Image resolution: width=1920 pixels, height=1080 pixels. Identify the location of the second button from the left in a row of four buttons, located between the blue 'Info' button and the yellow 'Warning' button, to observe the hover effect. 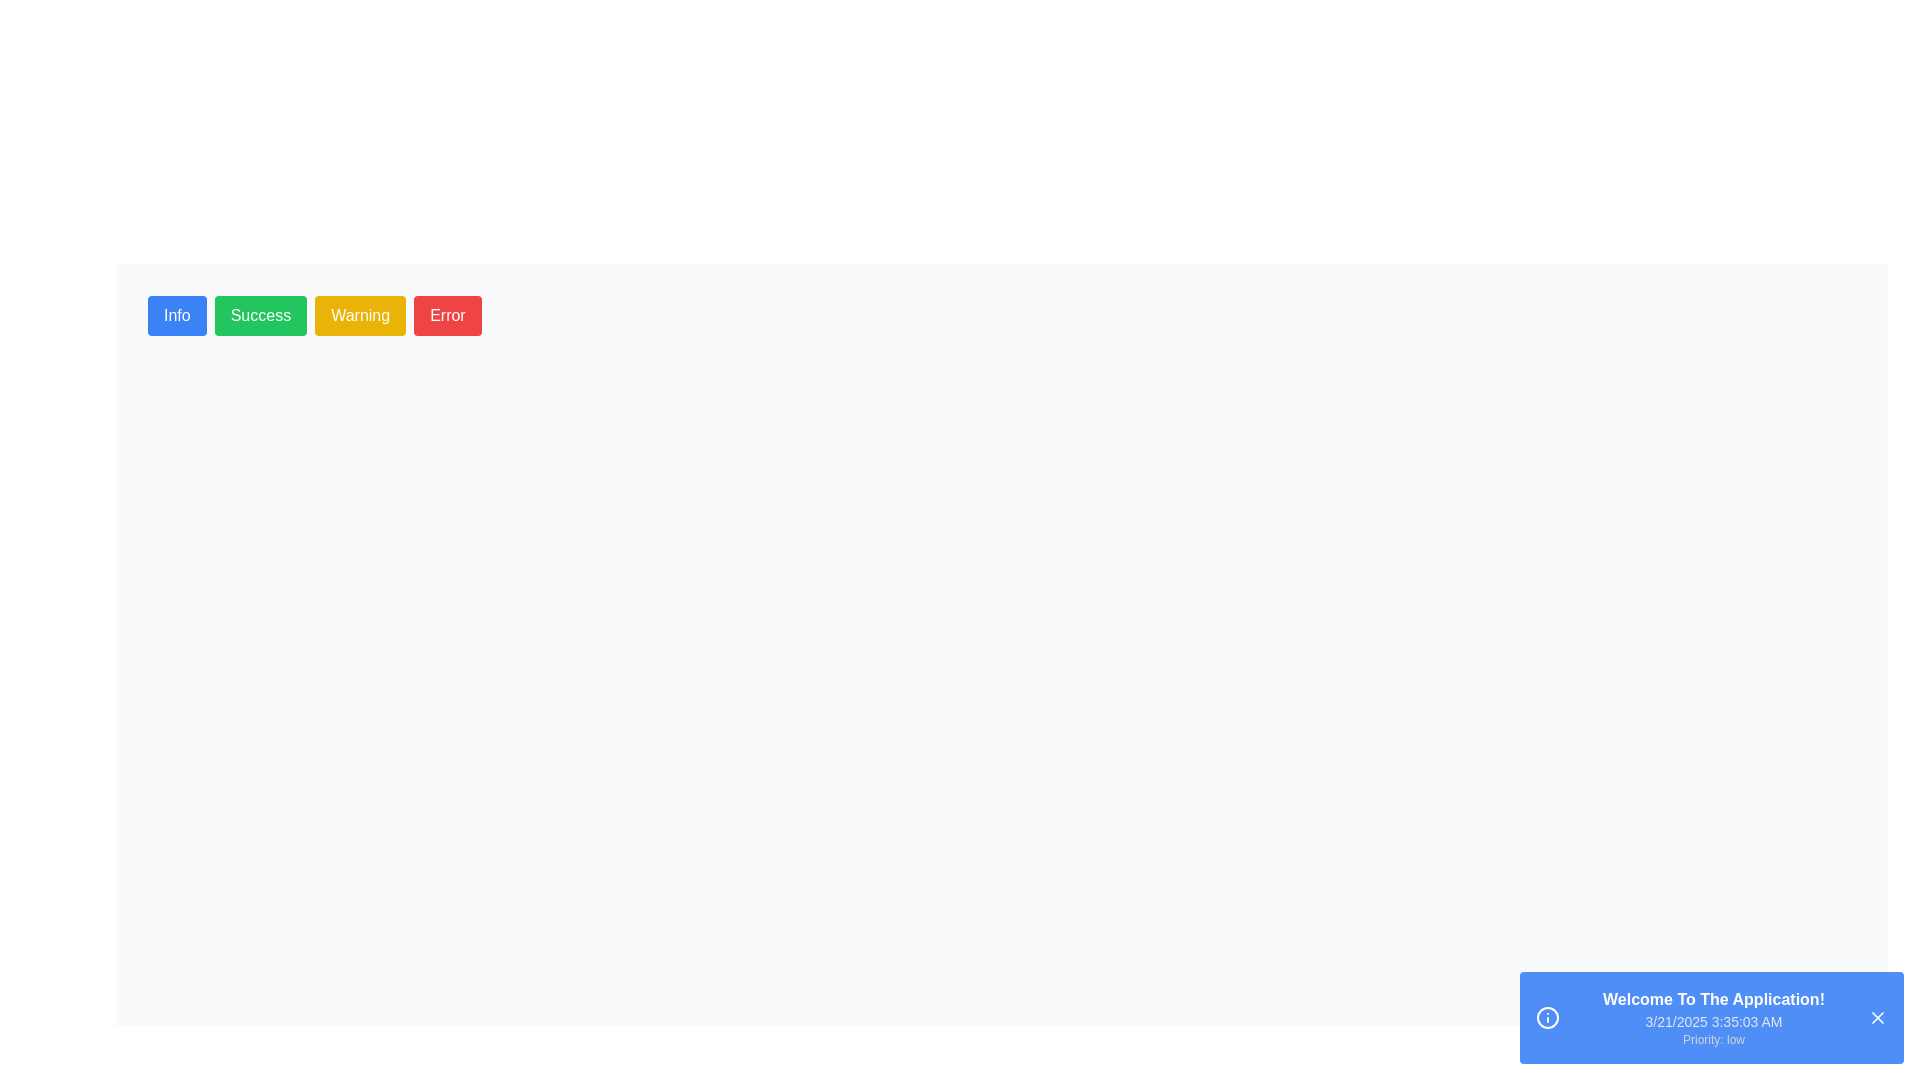
(259, 315).